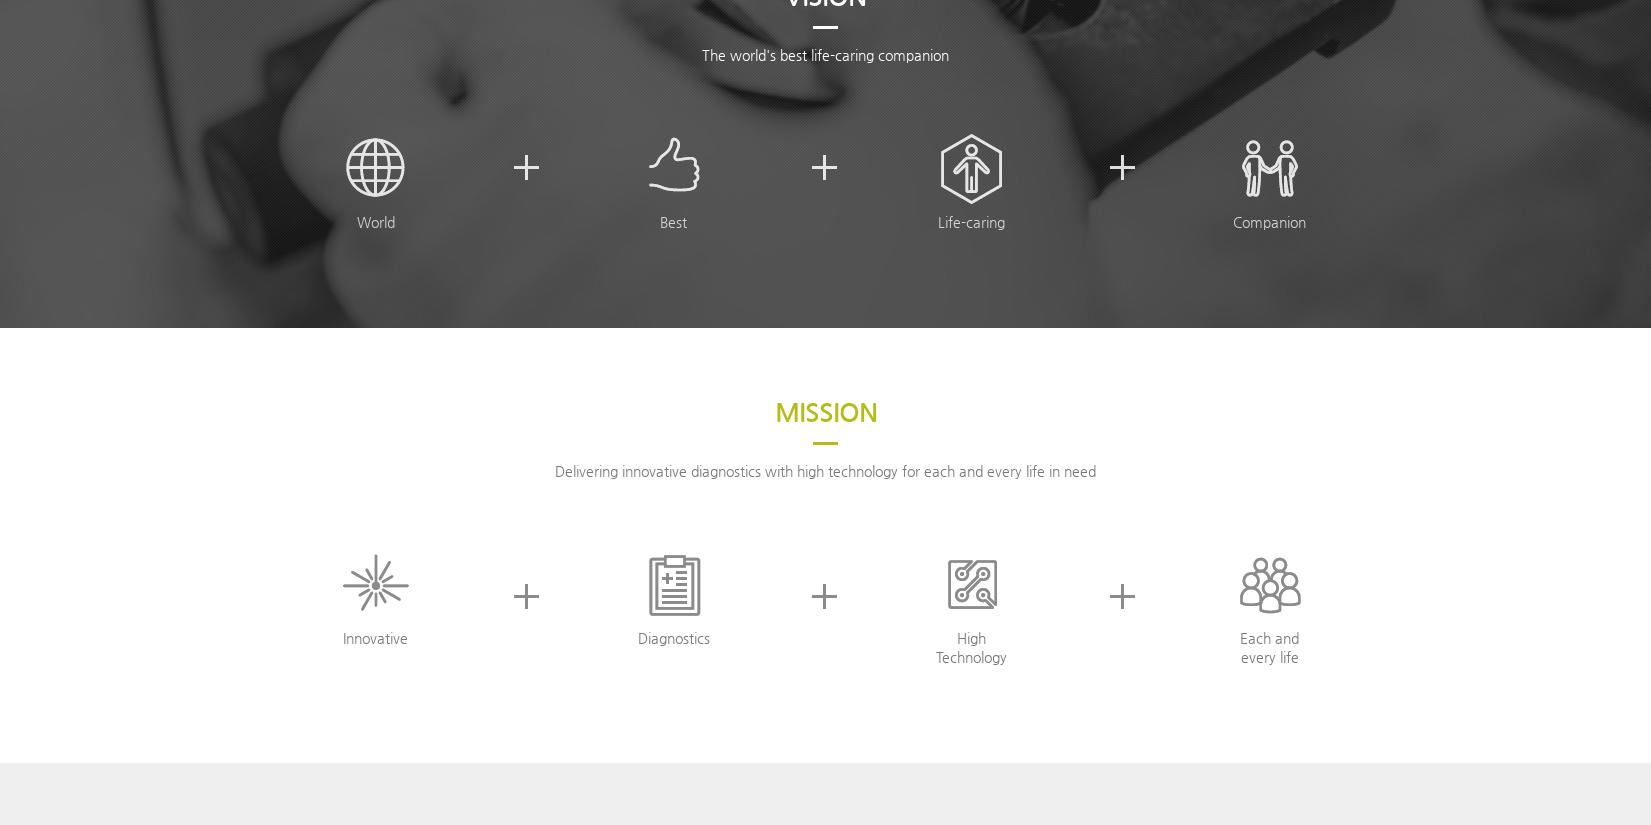 This screenshot has width=1651, height=825. I want to click on 'Delivering innovative diagnostics with high technology for each and every life in need', so click(825, 469).